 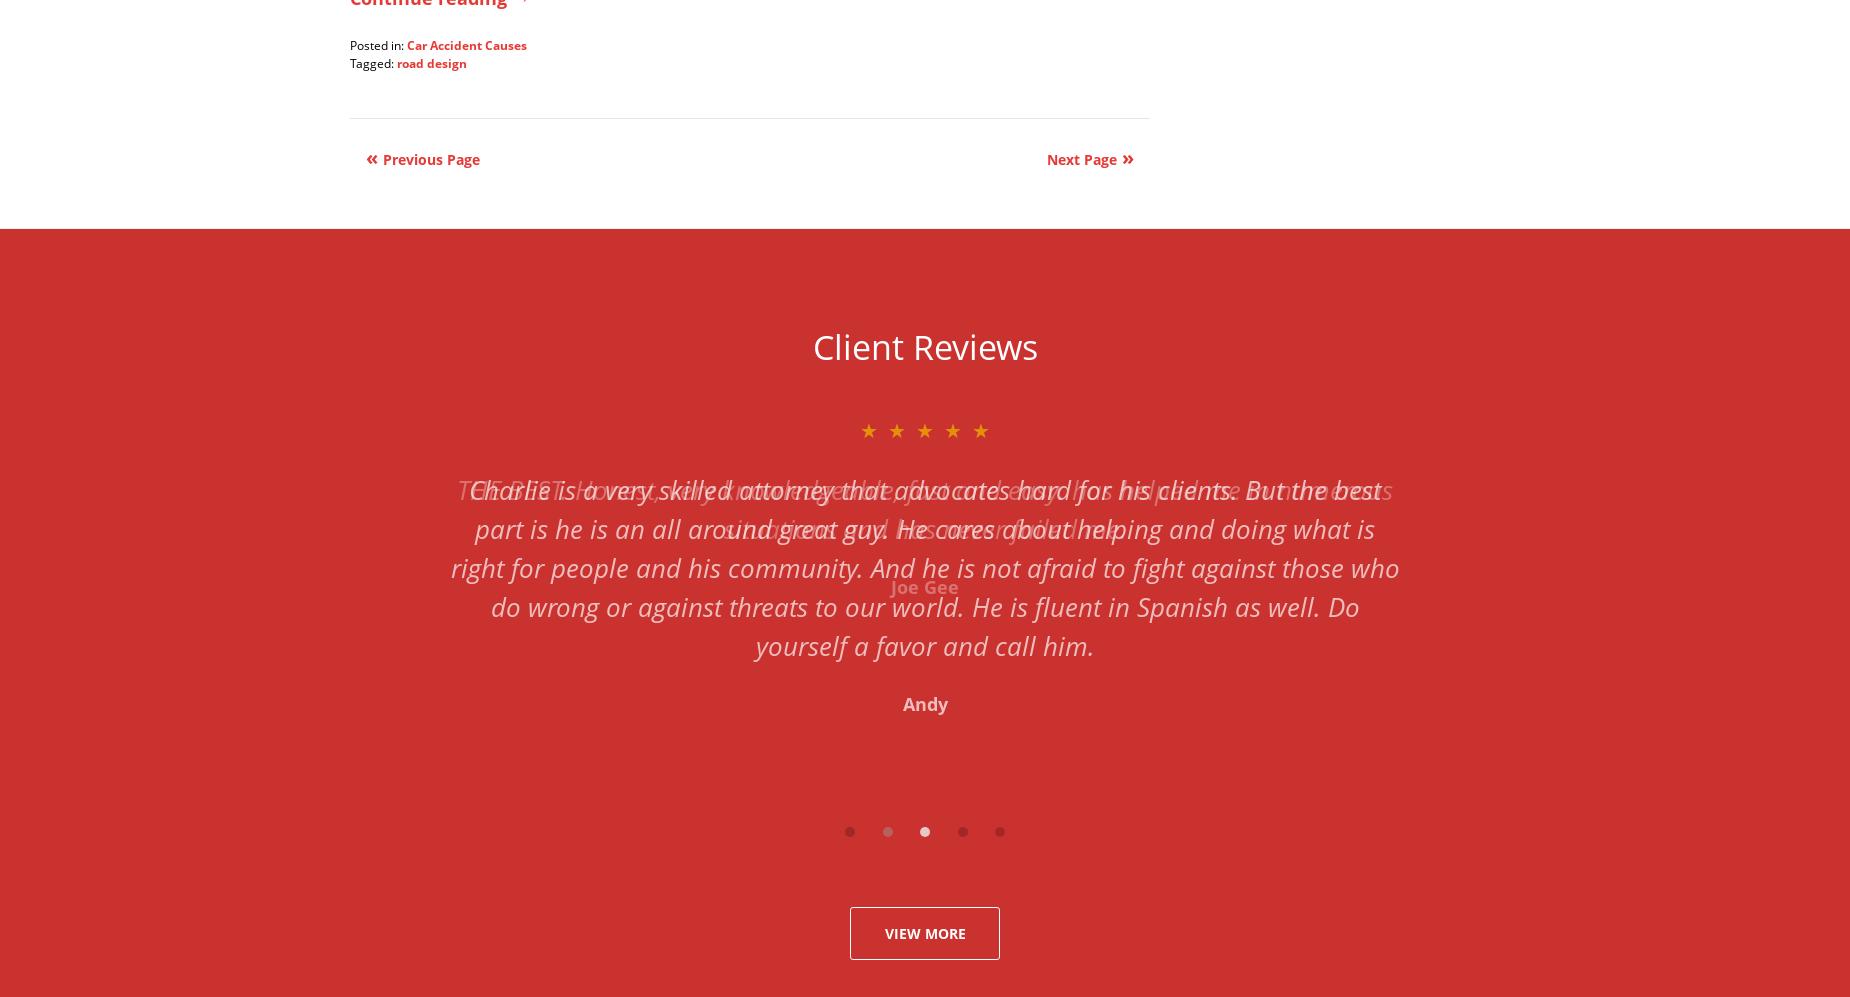 I want to click on 'I had a lawyer on another case and I never spoke to the lawyer and I hated that I never knew what was going on in my case. Mr. Flaxman was in constant communication with me, explained everything to me, and his staff was really great too. My phone calls were always returned immediately. It was refreshing to be able to speak to my attorney personally. I would HIGHLY recommend Mr. Flaxman as an attorney to anyone who has been in an accident.', so click(x=448, y=586).